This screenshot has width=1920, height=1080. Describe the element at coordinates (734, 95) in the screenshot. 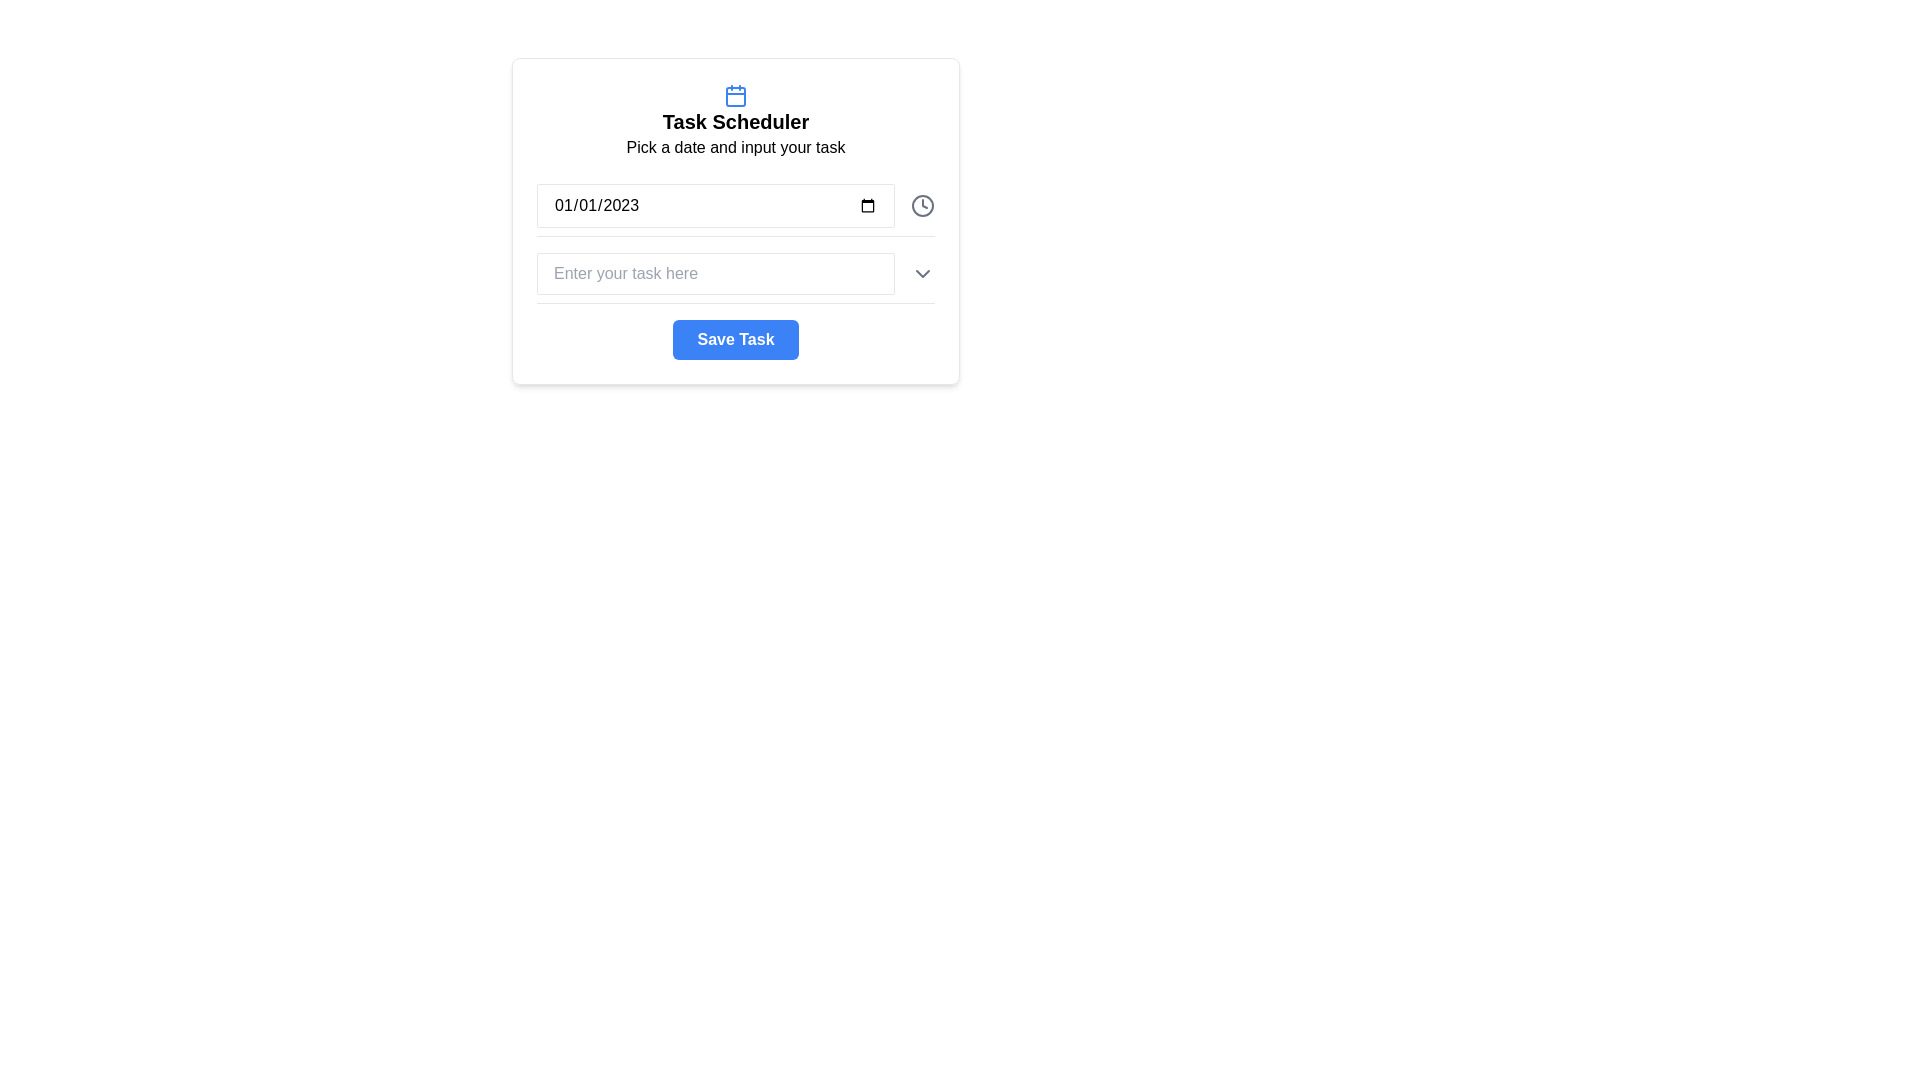

I see `the calendar icon located above the 'Task Scheduler' heading in the centered card interface` at that location.